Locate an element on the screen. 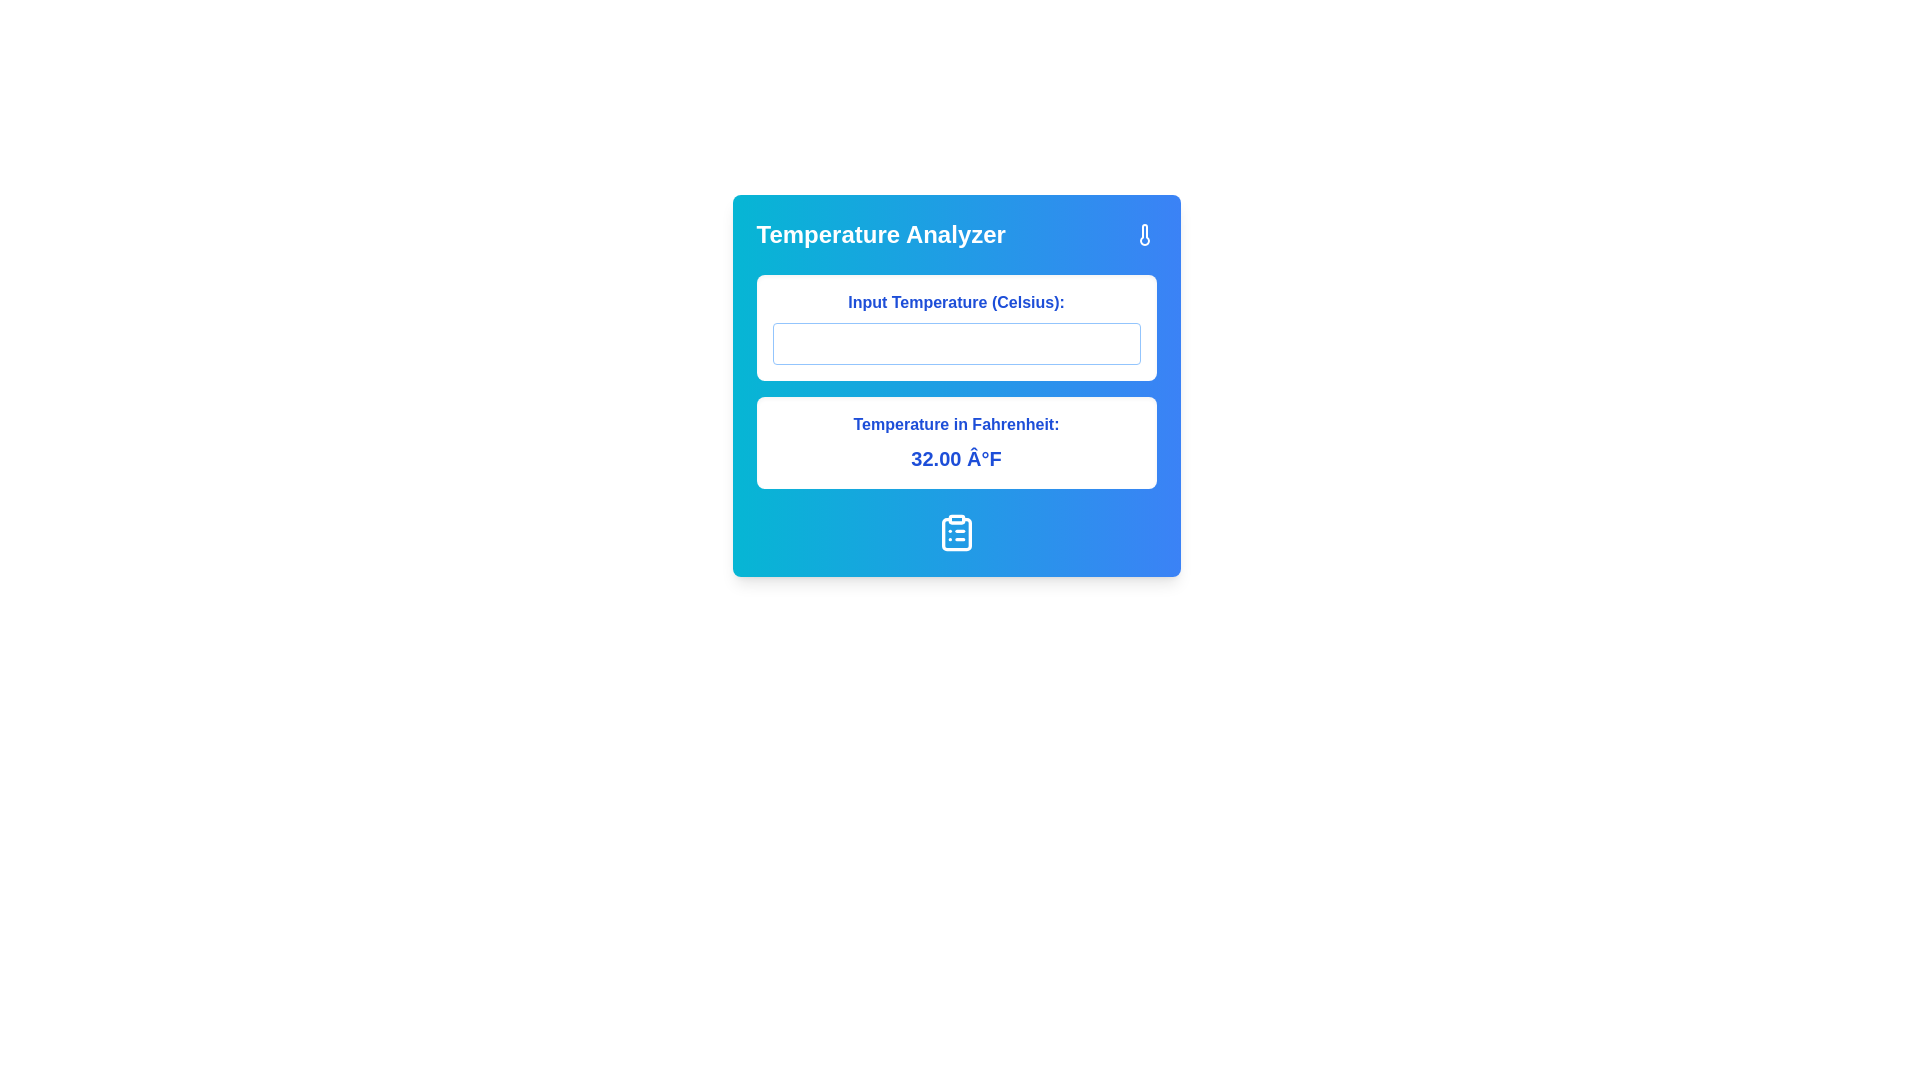 The height and width of the screenshot is (1080, 1920). the unique thermometer icon located in the top-right corner of the 'Temperature Analyzer' section to visually gain context about temperature measurement is located at coordinates (1144, 234).